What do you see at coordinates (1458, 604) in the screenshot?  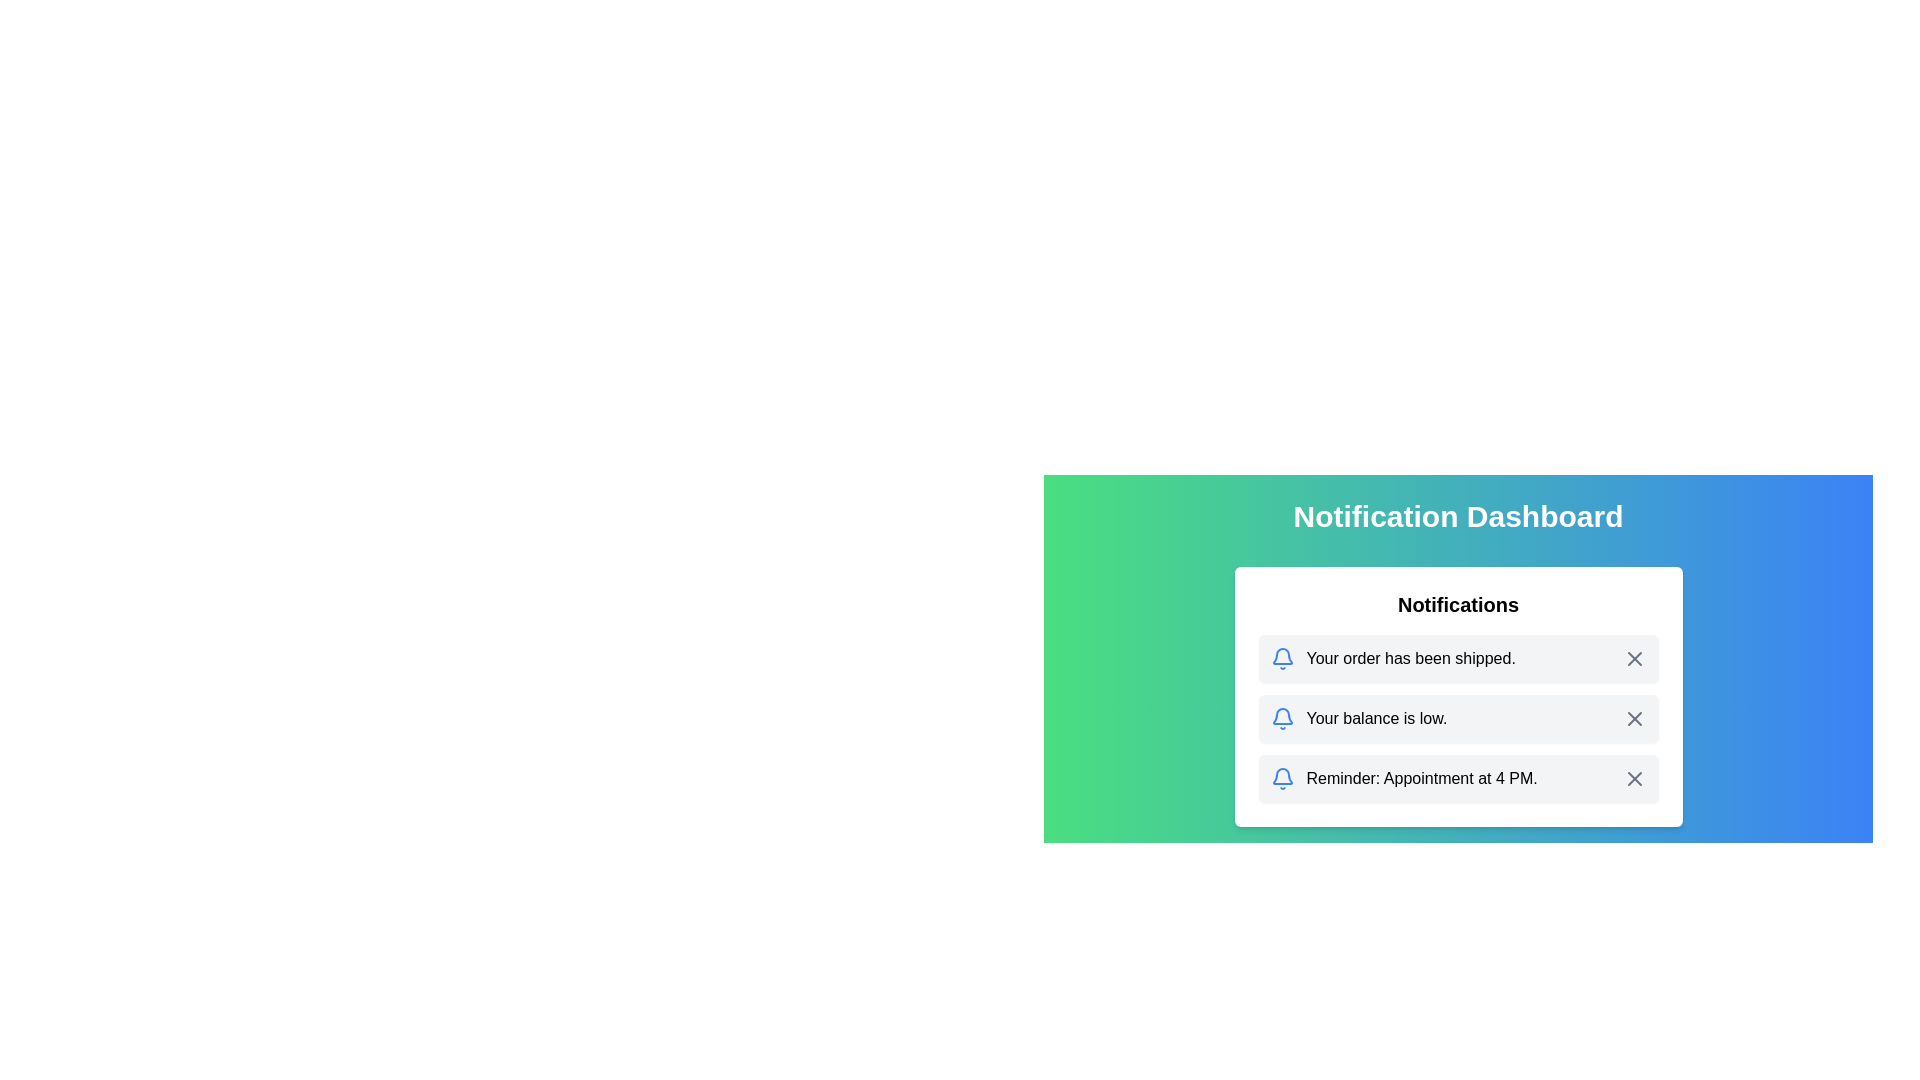 I see `the static text header that serves as the title for the notification panel, located at the topmost position within the panel` at bounding box center [1458, 604].